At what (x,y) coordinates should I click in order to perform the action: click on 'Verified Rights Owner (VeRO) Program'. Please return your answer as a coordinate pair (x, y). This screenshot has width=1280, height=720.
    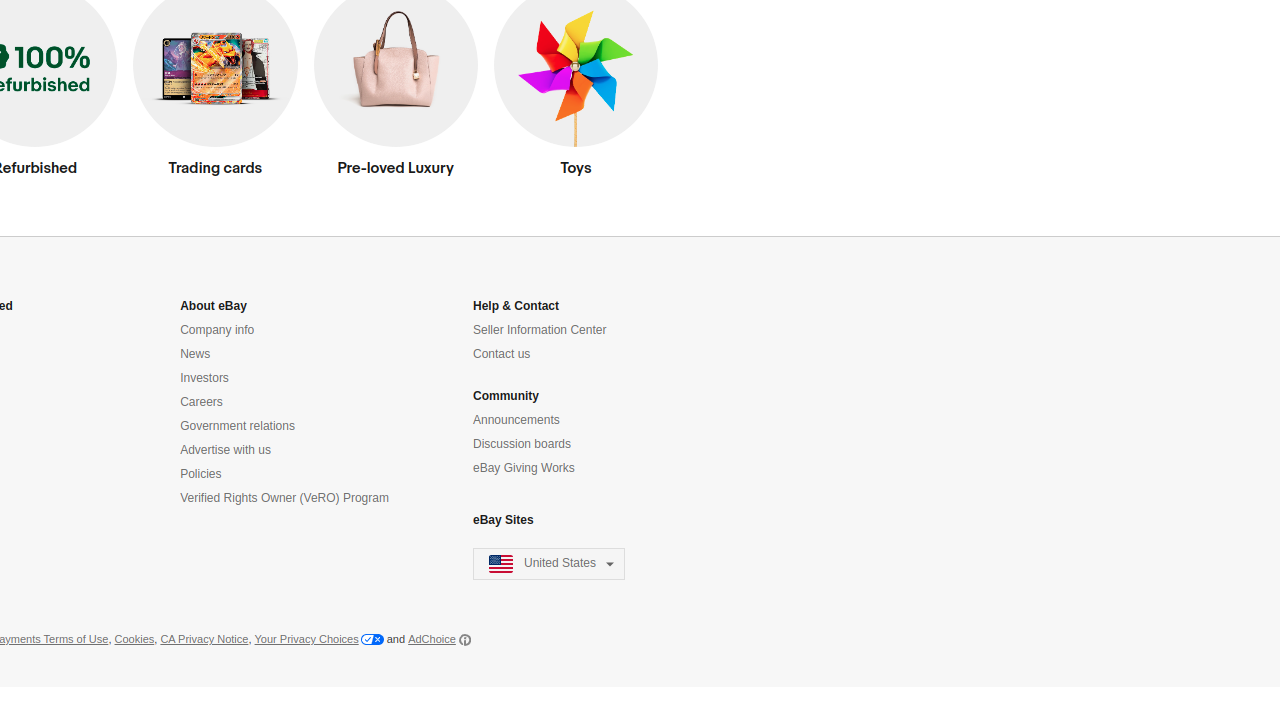
    Looking at the image, I should click on (283, 497).